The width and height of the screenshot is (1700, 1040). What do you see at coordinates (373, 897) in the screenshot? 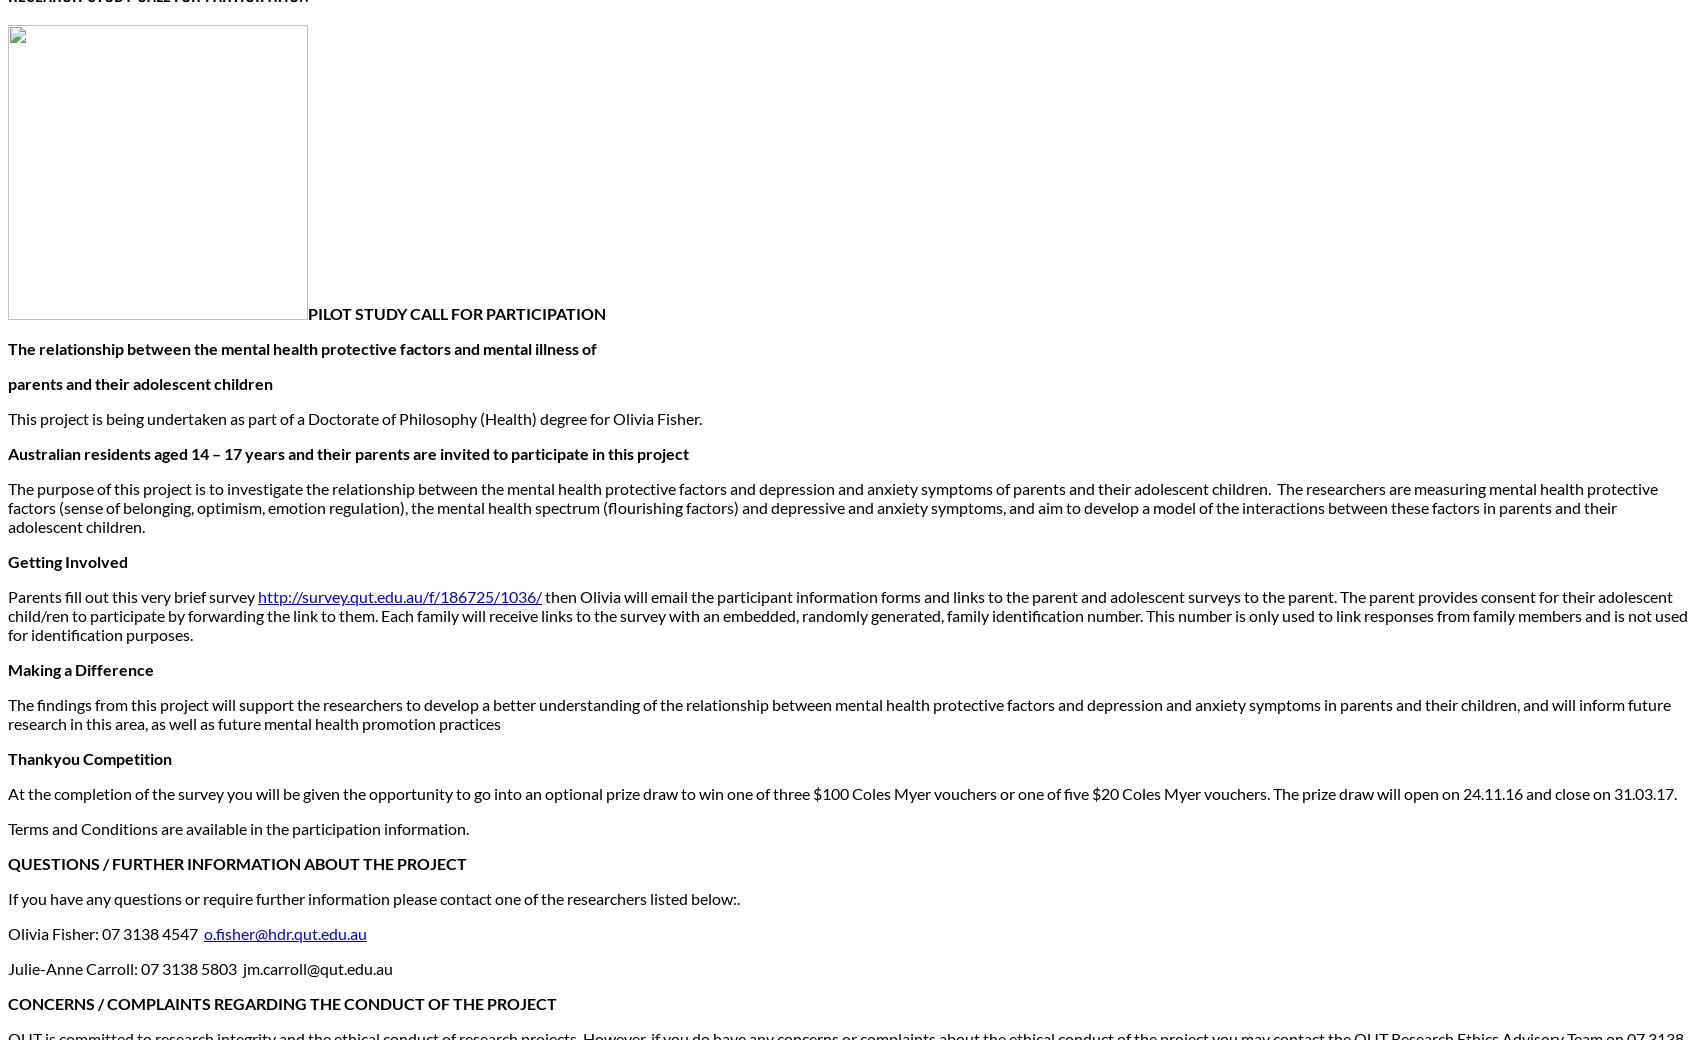
I see `'If you have any questions or require further information please contact one of the researchers listed below:.'` at bounding box center [373, 897].